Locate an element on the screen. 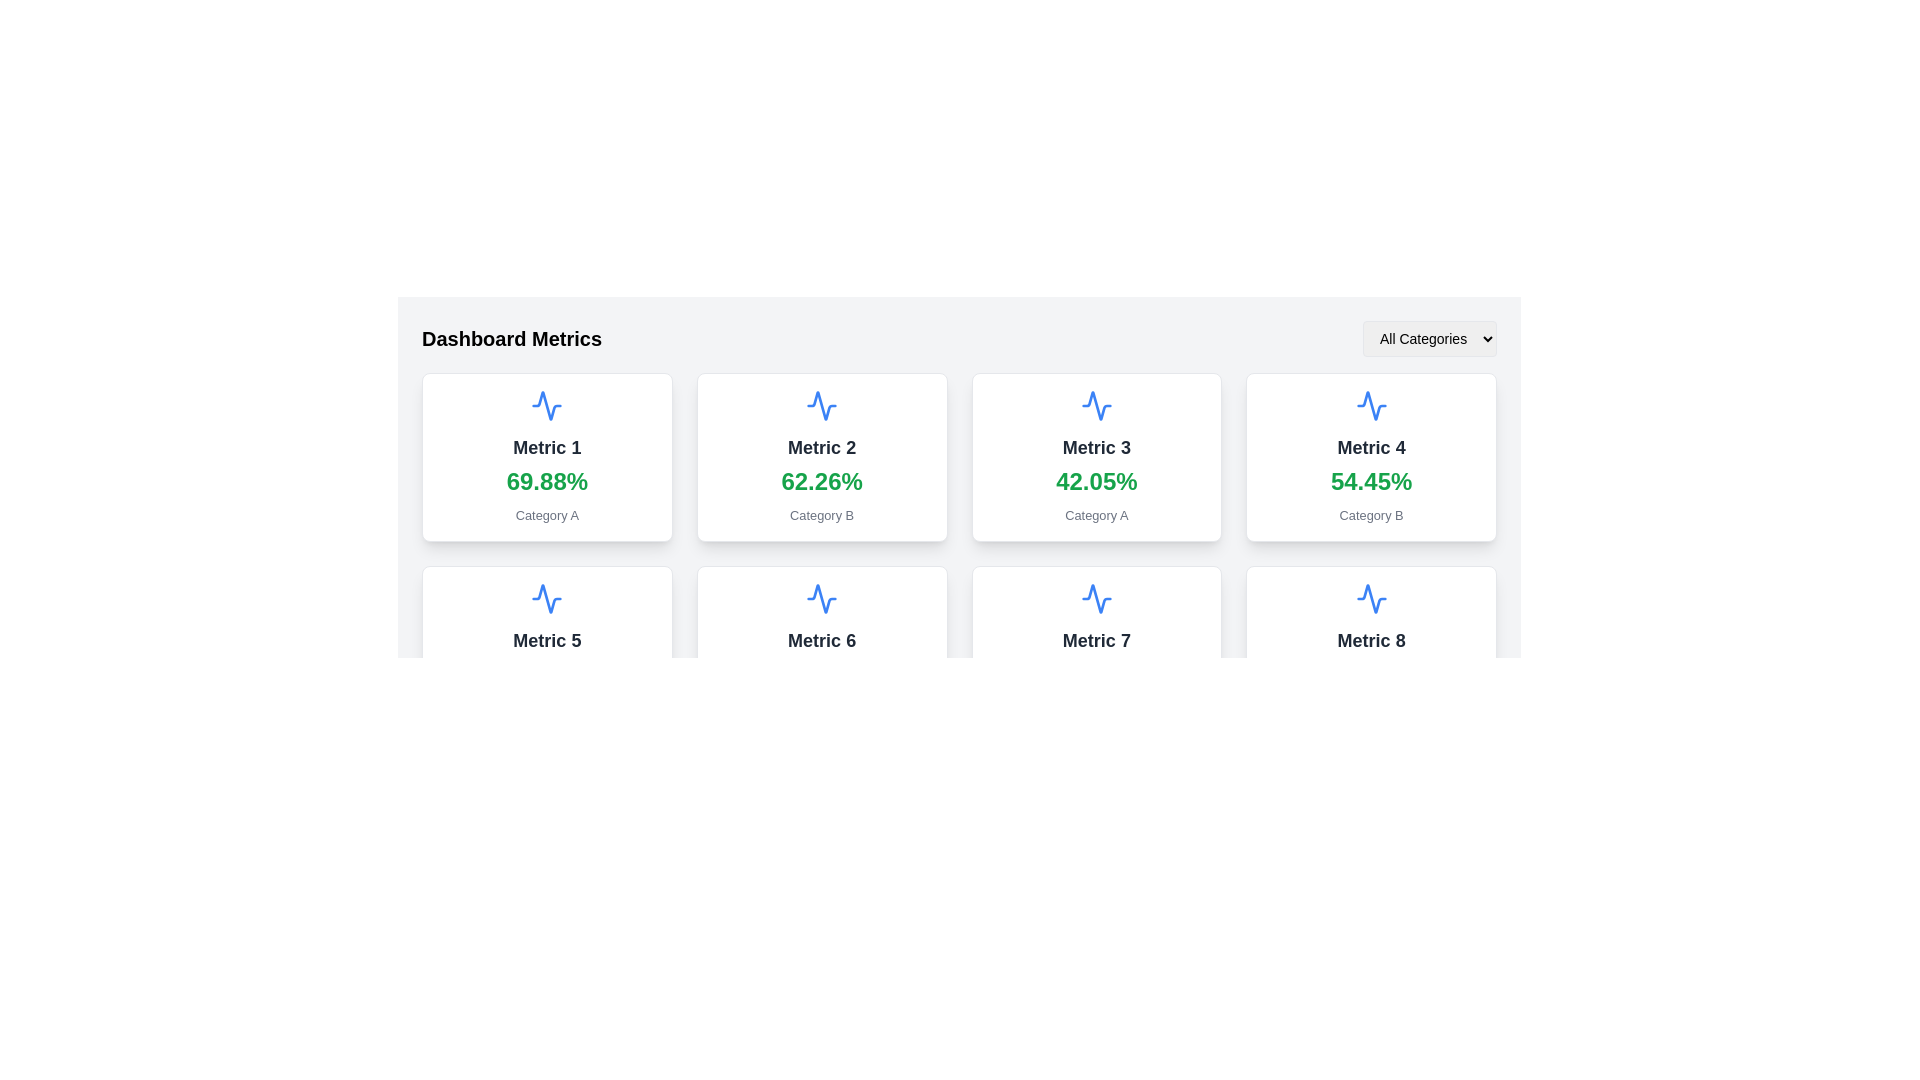  the blue line chart-like icon representing the ECG monitor signal, located above the text 'Metric 4' and '54.45% Category B' in the card layout is located at coordinates (1370, 405).